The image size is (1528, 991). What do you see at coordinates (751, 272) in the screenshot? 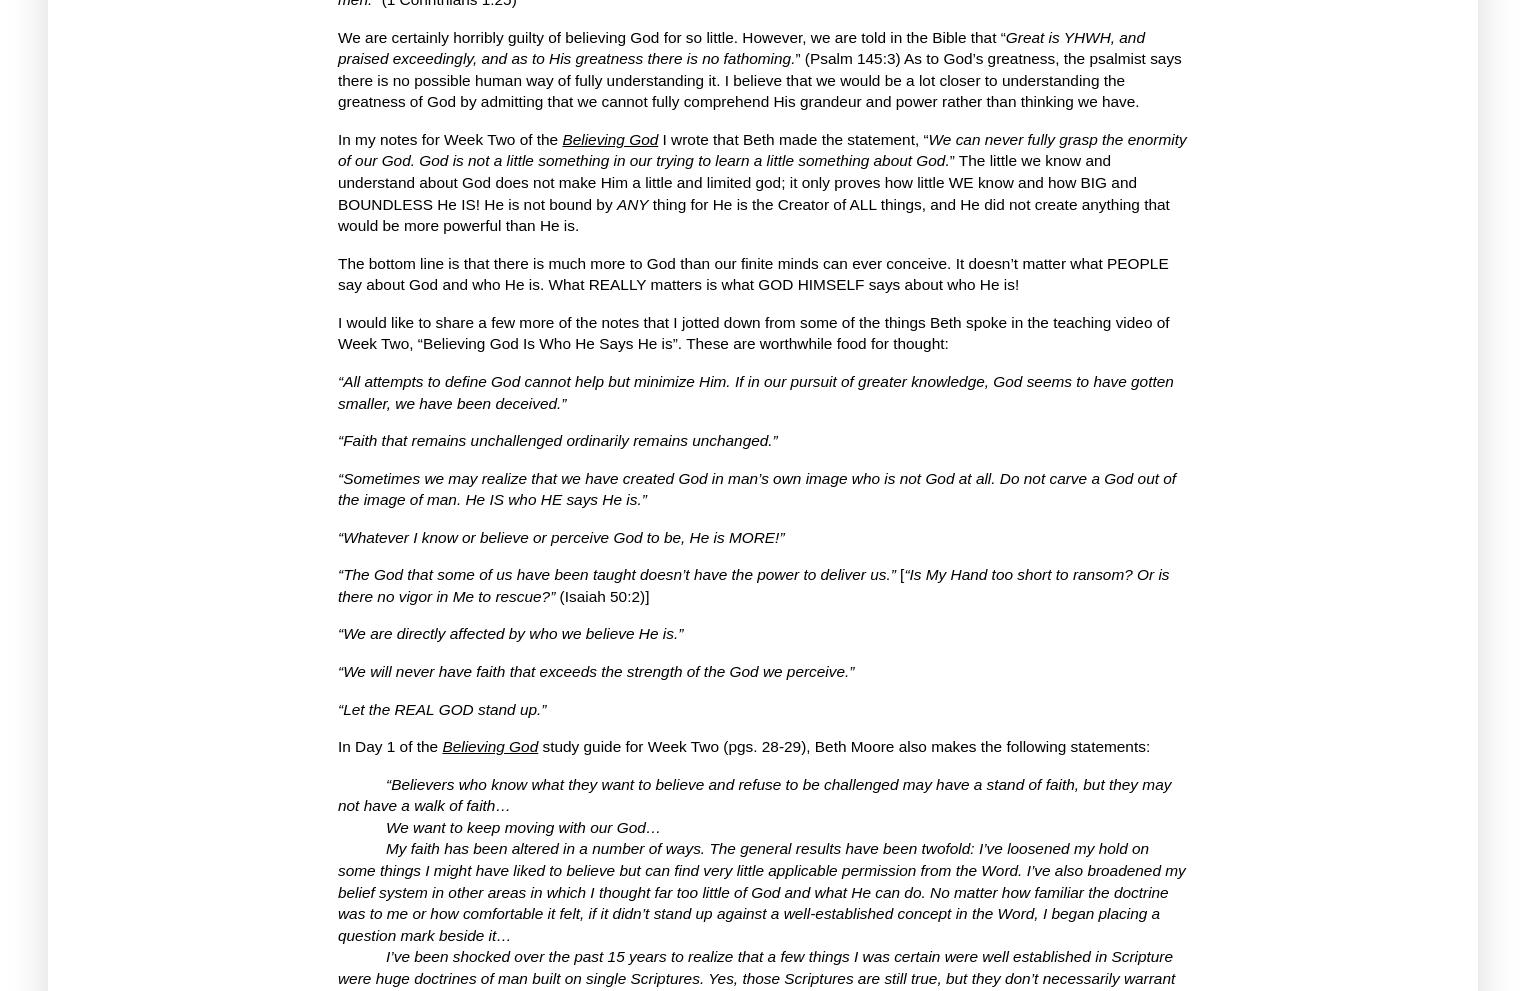
I see `'It doesn’t matter what PEOPLE say about God and who He is.'` at bounding box center [751, 272].